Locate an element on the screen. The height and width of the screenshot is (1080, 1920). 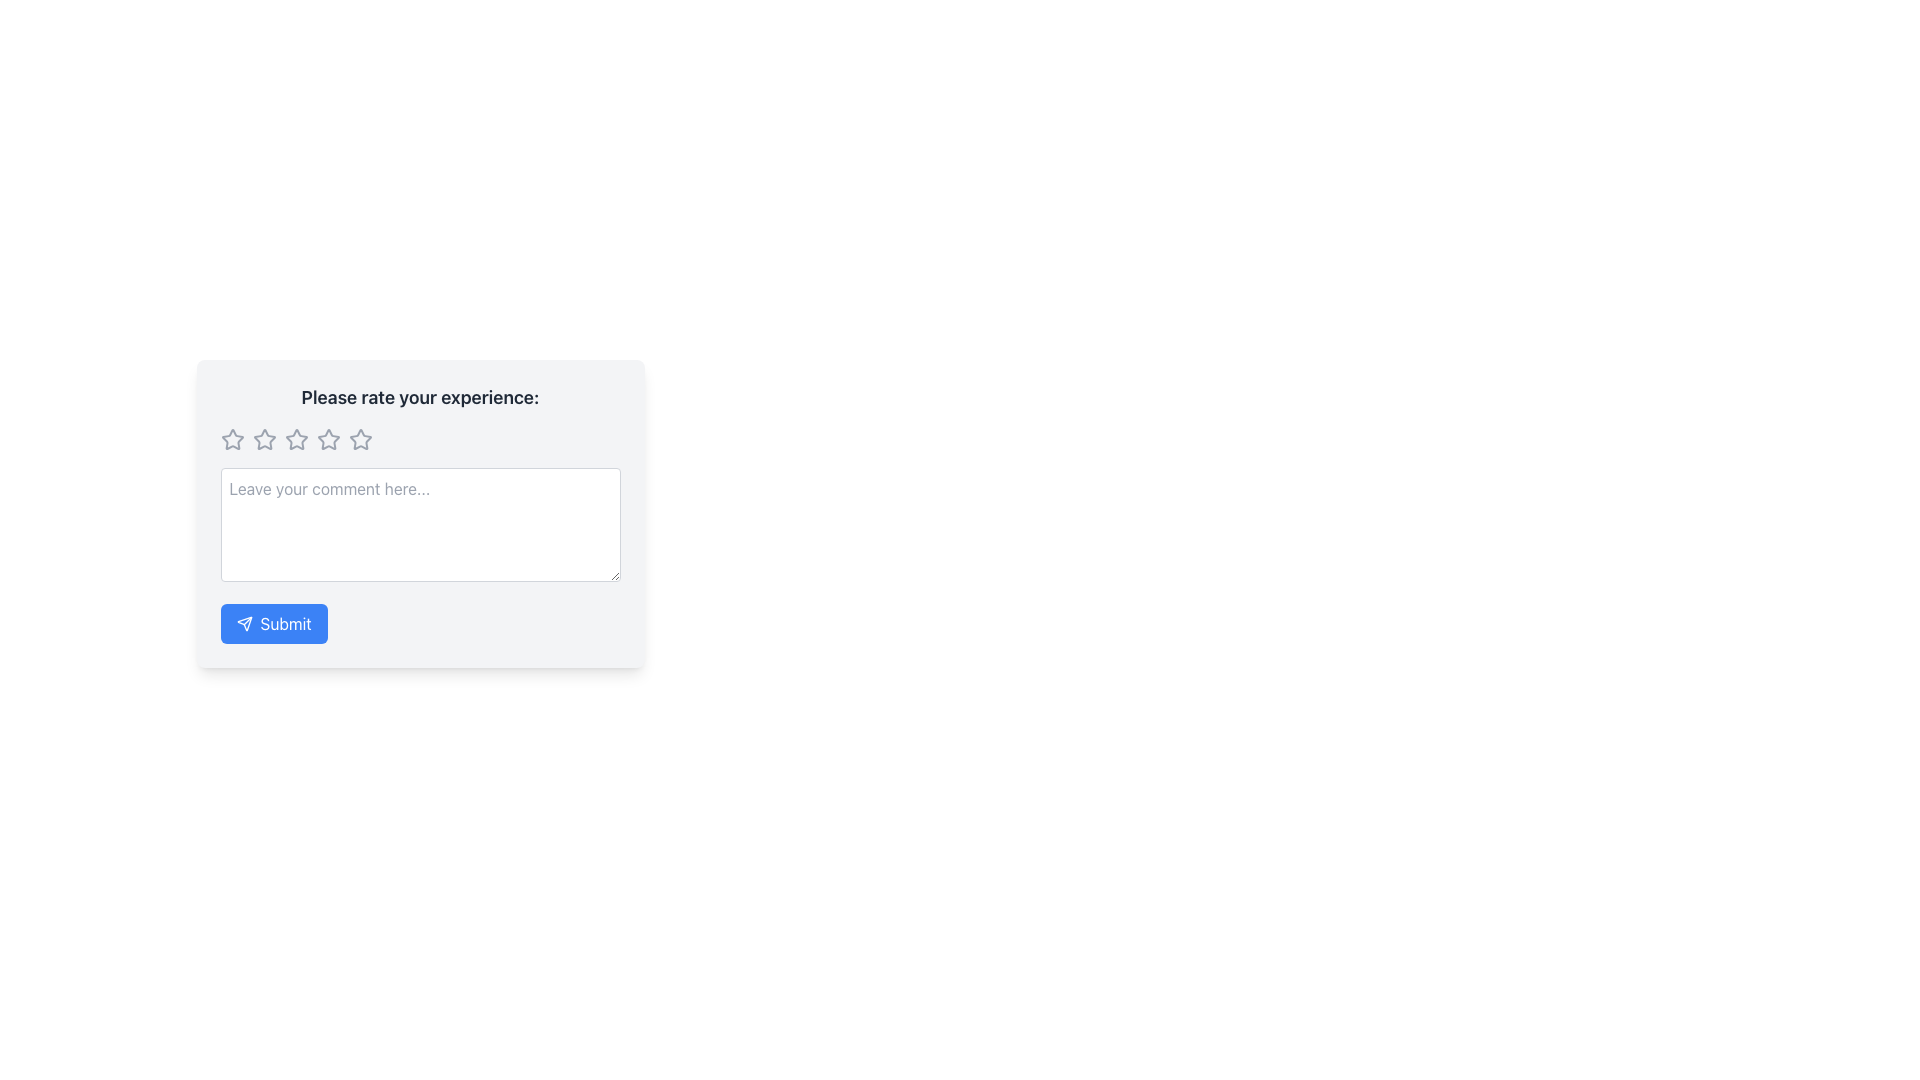
the fourth star-shaped icon from the left, which has a gray outline and is part of a rating feature is located at coordinates (328, 438).